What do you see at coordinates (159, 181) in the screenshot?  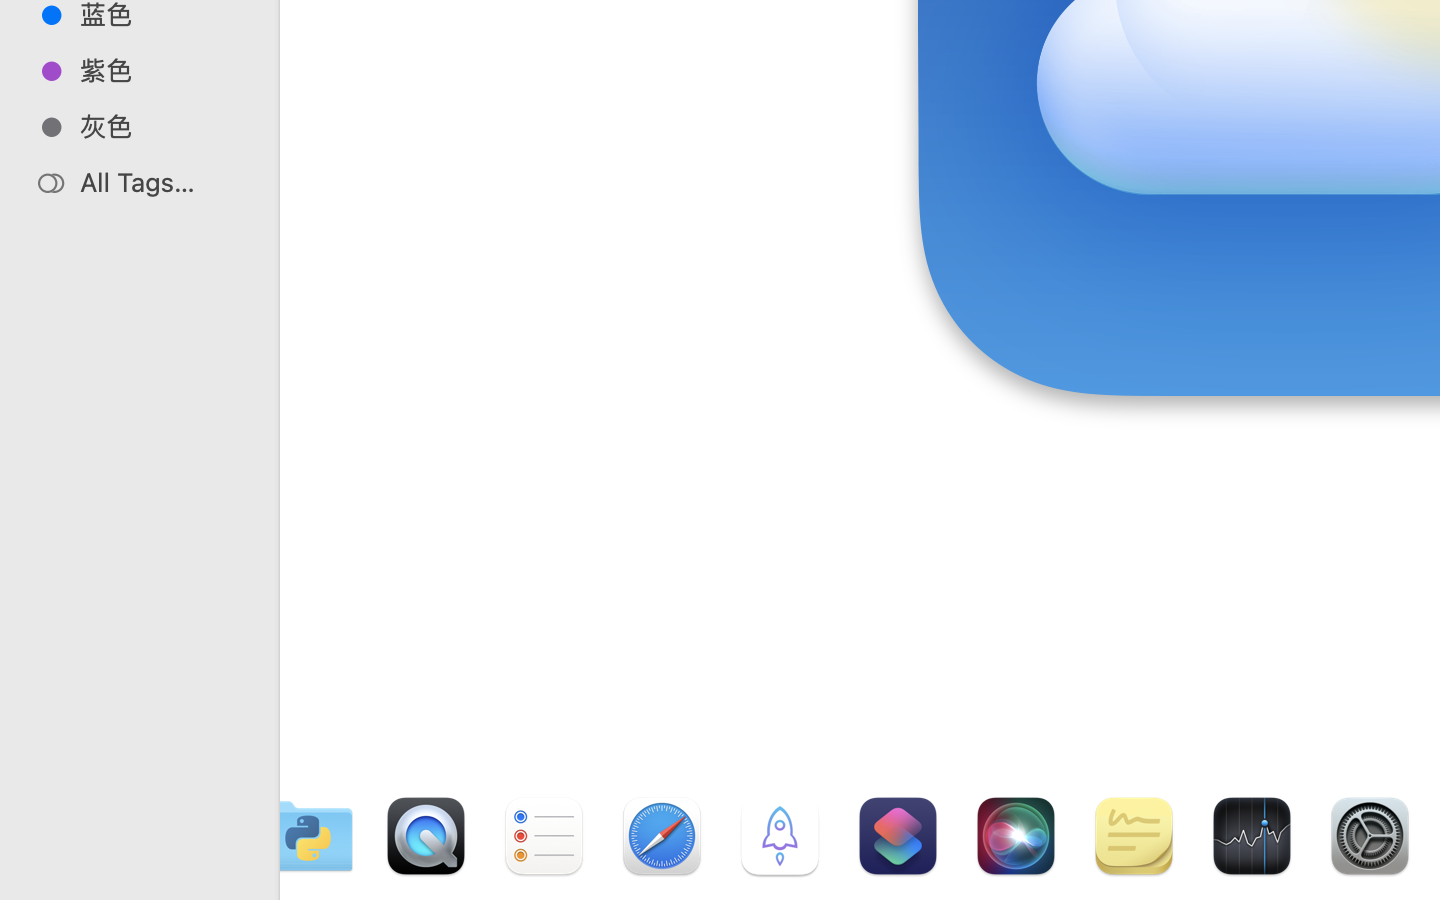 I see `'All Tags…'` at bounding box center [159, 181].